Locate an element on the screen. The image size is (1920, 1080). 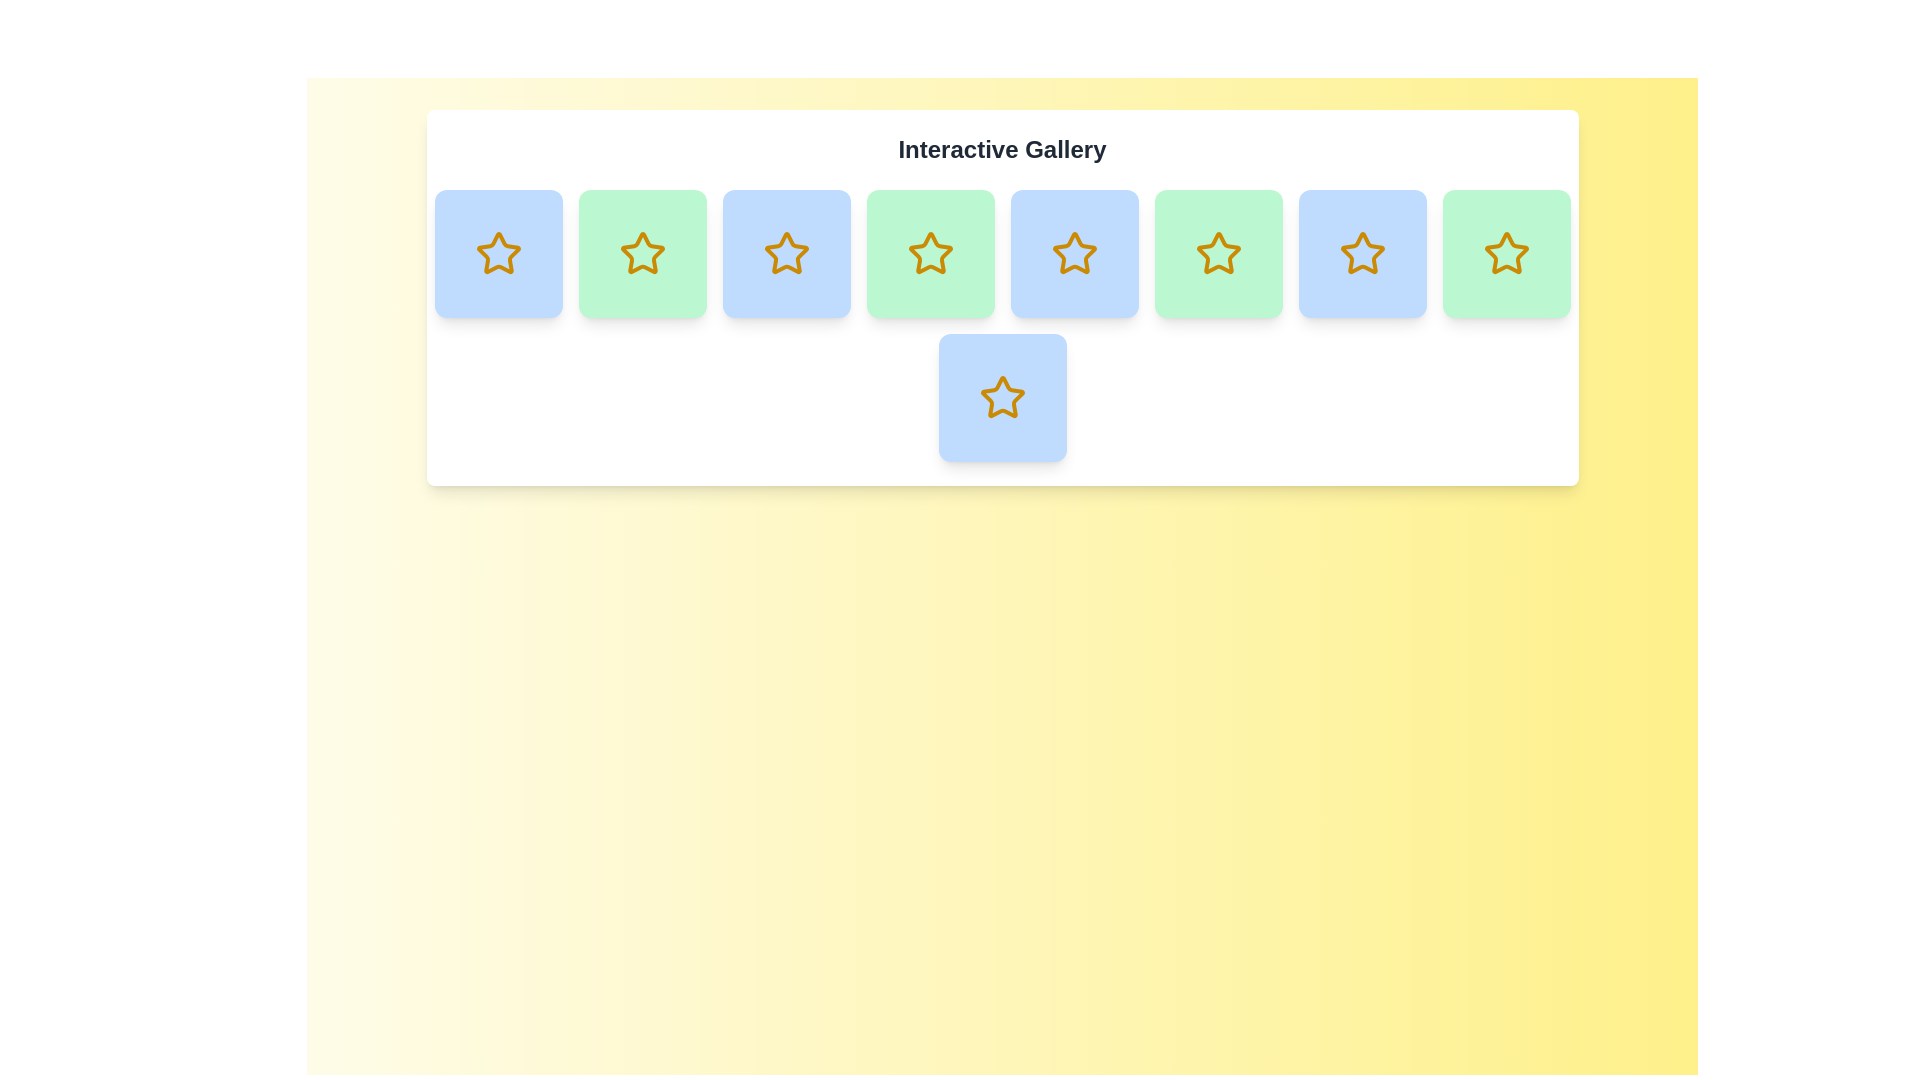
the sixth button from the left, which is a square button with rounded edges, a light green background, and a prominent yellow star icon centered within it is located at coordinates (1217, 253).